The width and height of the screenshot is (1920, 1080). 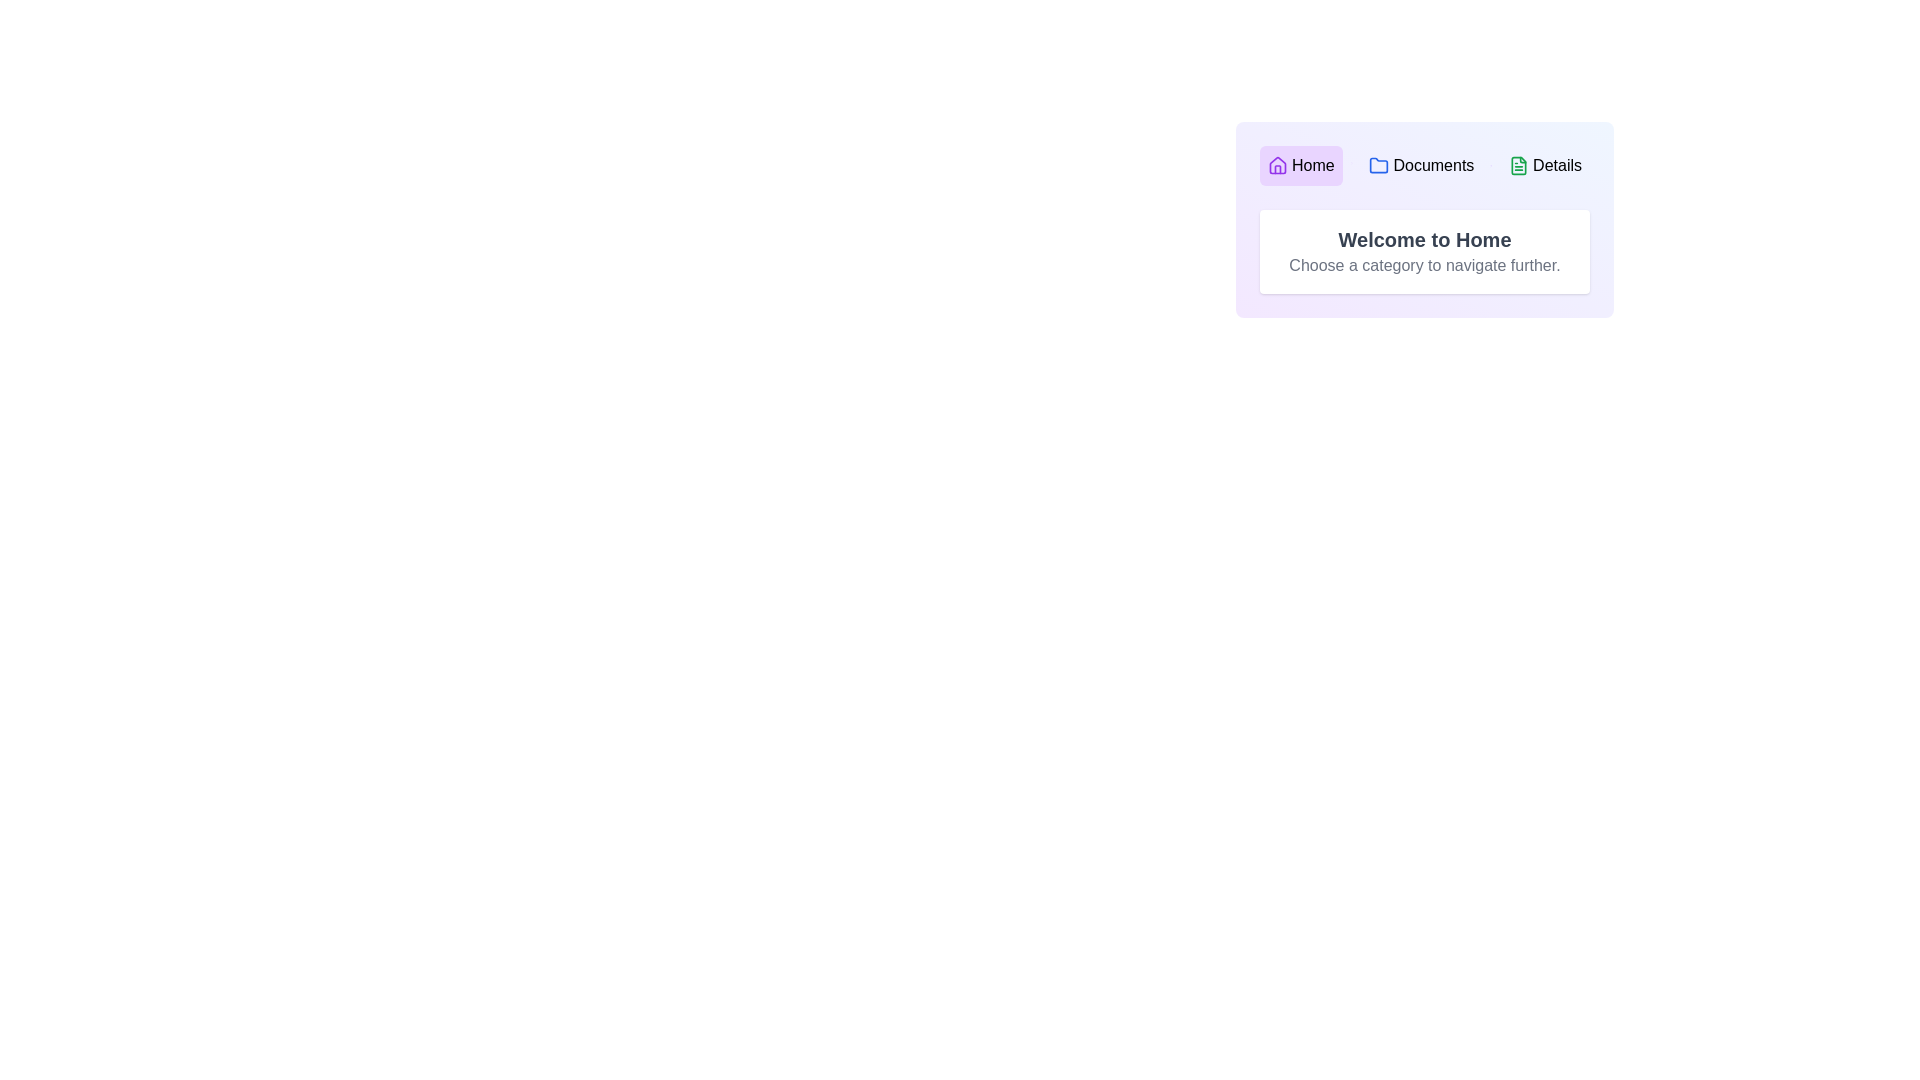 I want to click on the 'Home' button with a house icon in the upper navigation bar, so click(x=1301, y=164).